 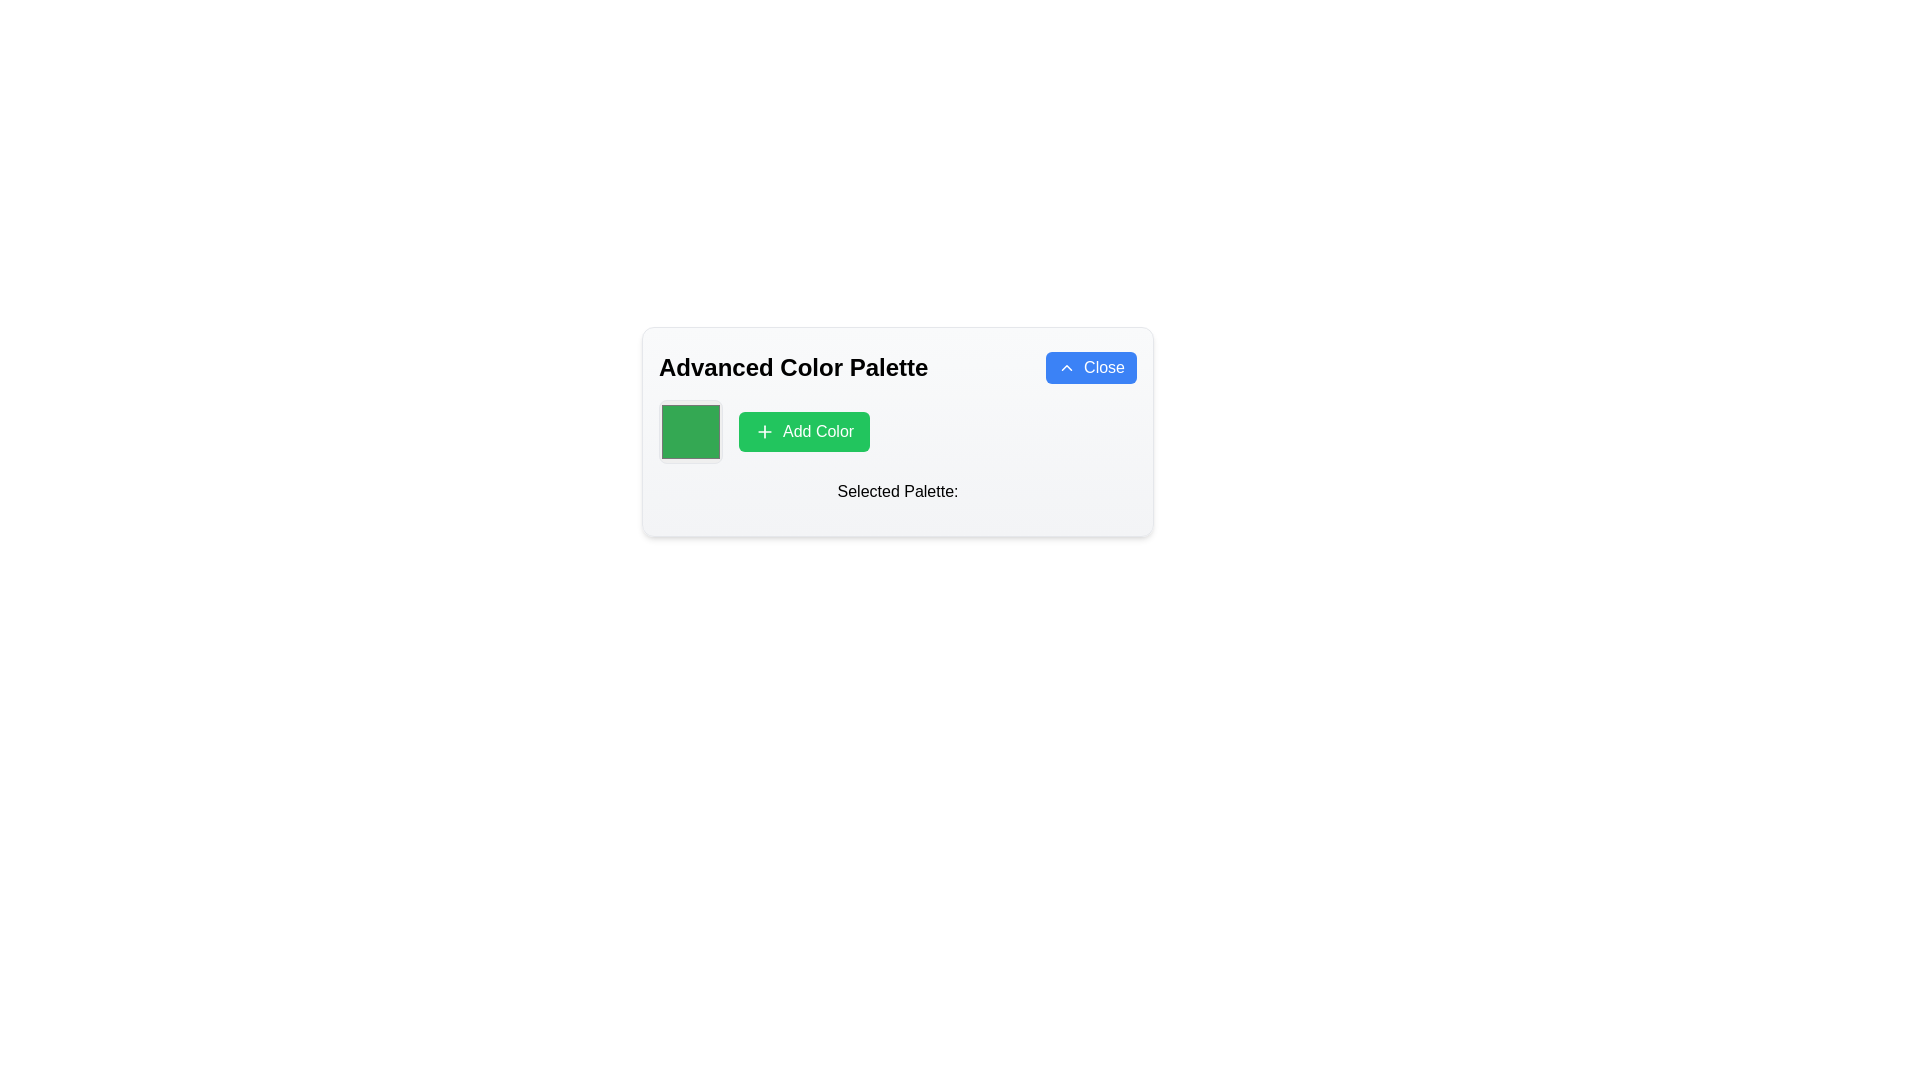 I want to click on the upward-pointing chevron icon inside the blue 'Close' button located at the top-right corner of the main panel, so click(x=1066, y=367).